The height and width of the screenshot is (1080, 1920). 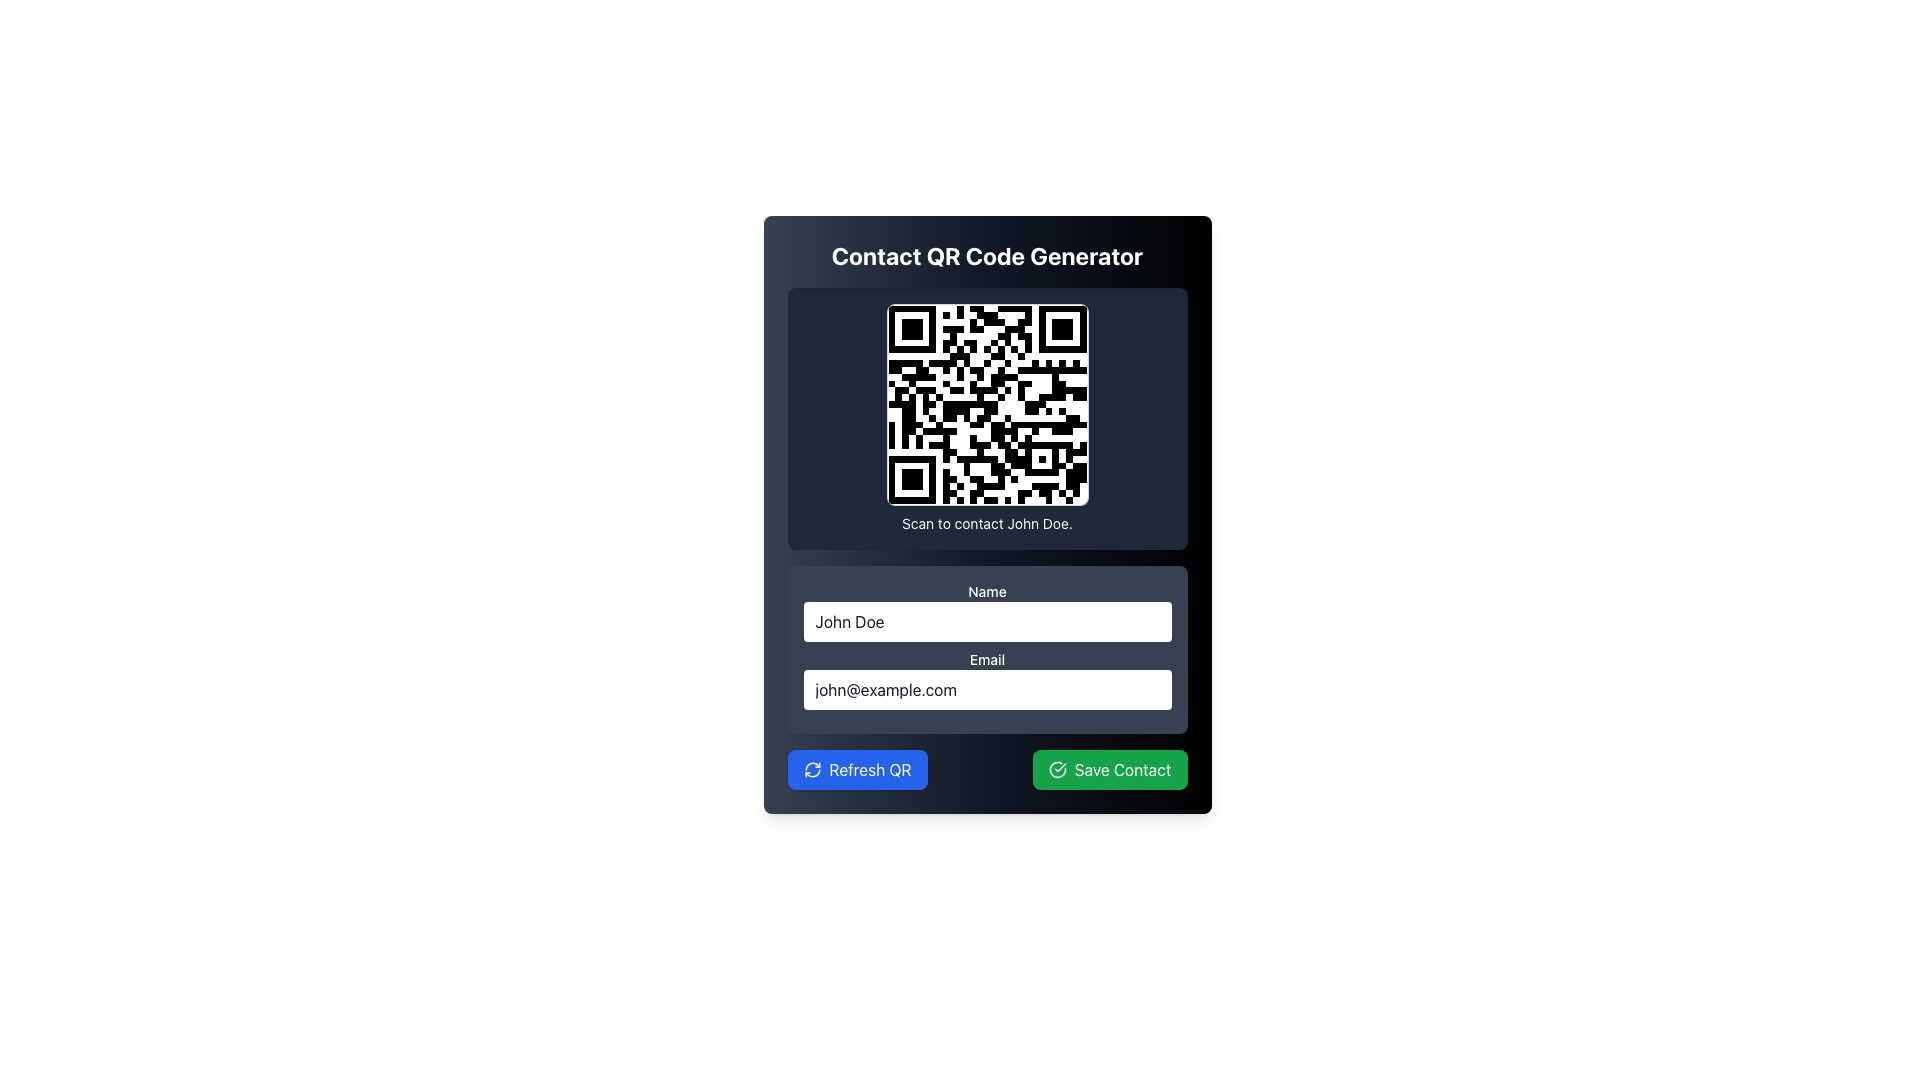 I want to click on the 'Save Contact' button with a green background and a checkmark icon, so click(x=1108, y=769).